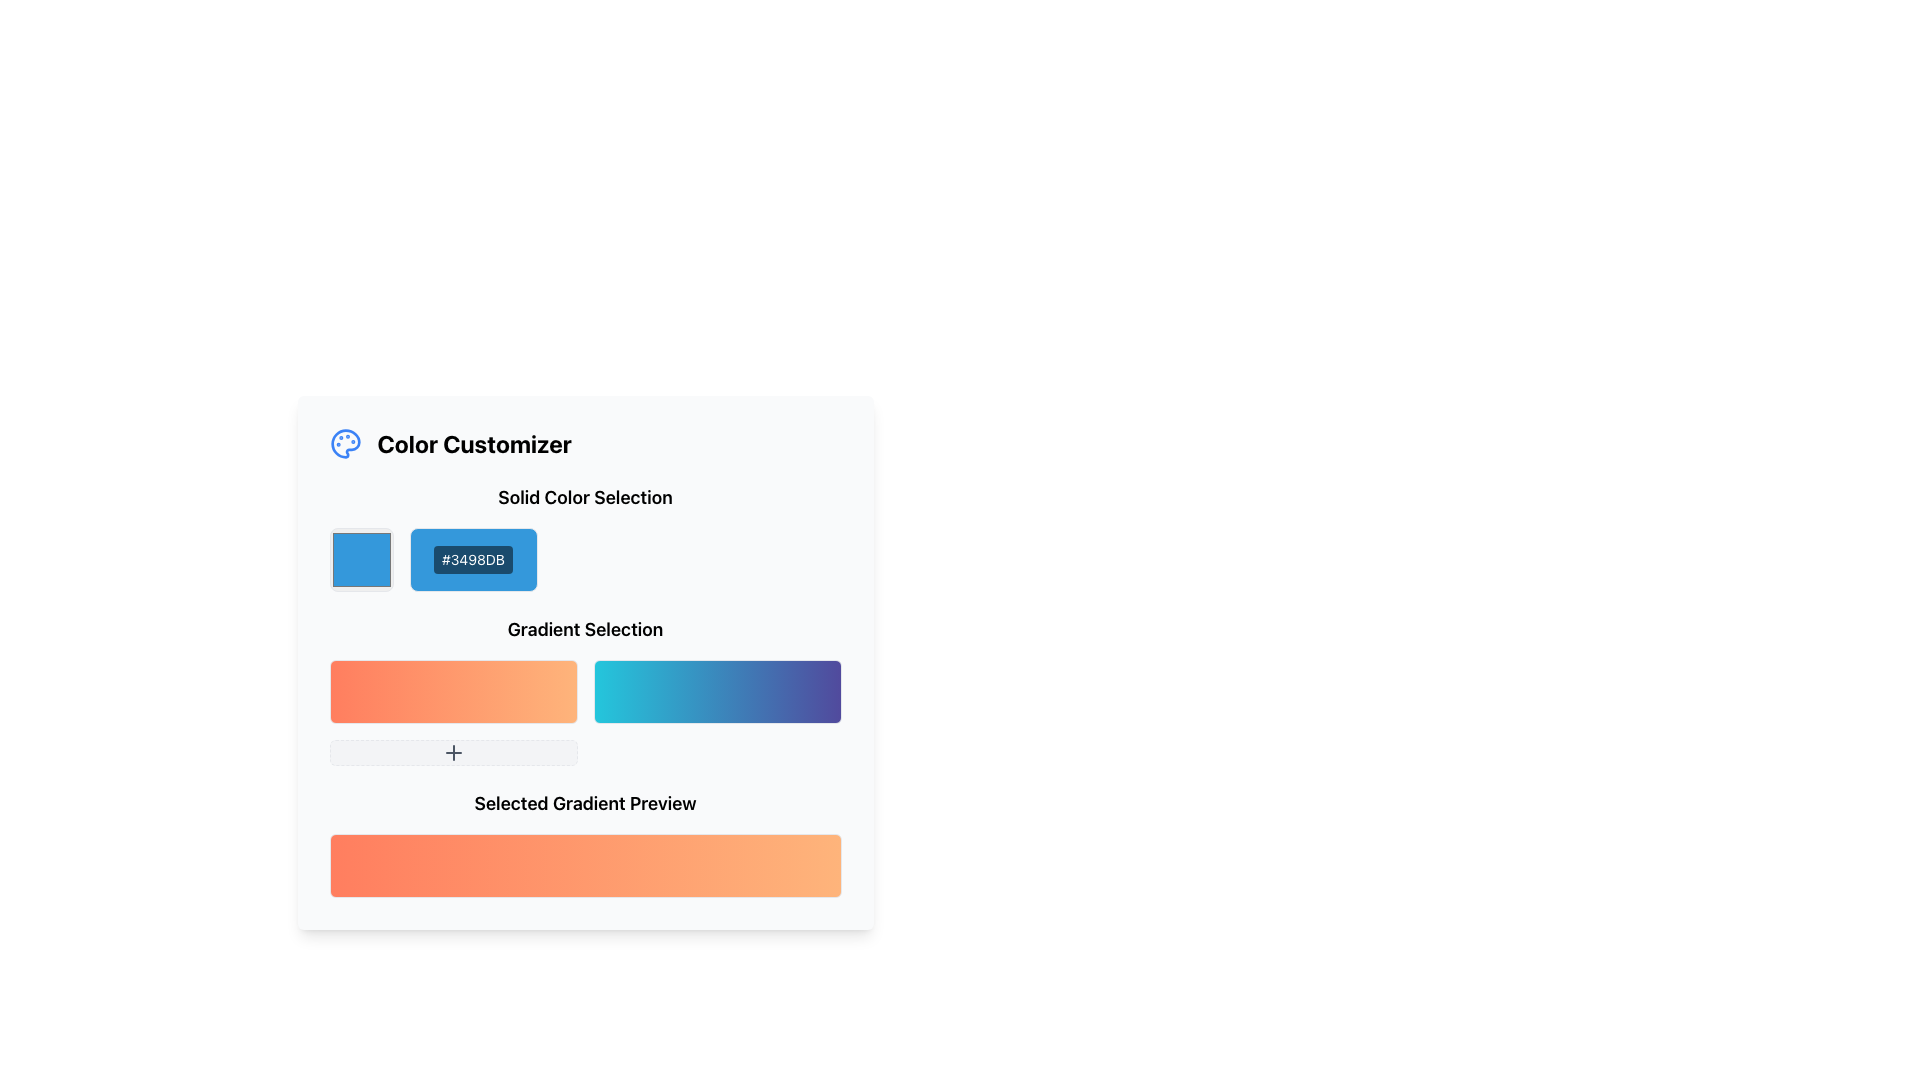 The image size is (1920, 1080). Describe the element at coordinates (584, 663) in the screenshot. I see `the color swatch in the central color customization card interface, which allows users` at that location.